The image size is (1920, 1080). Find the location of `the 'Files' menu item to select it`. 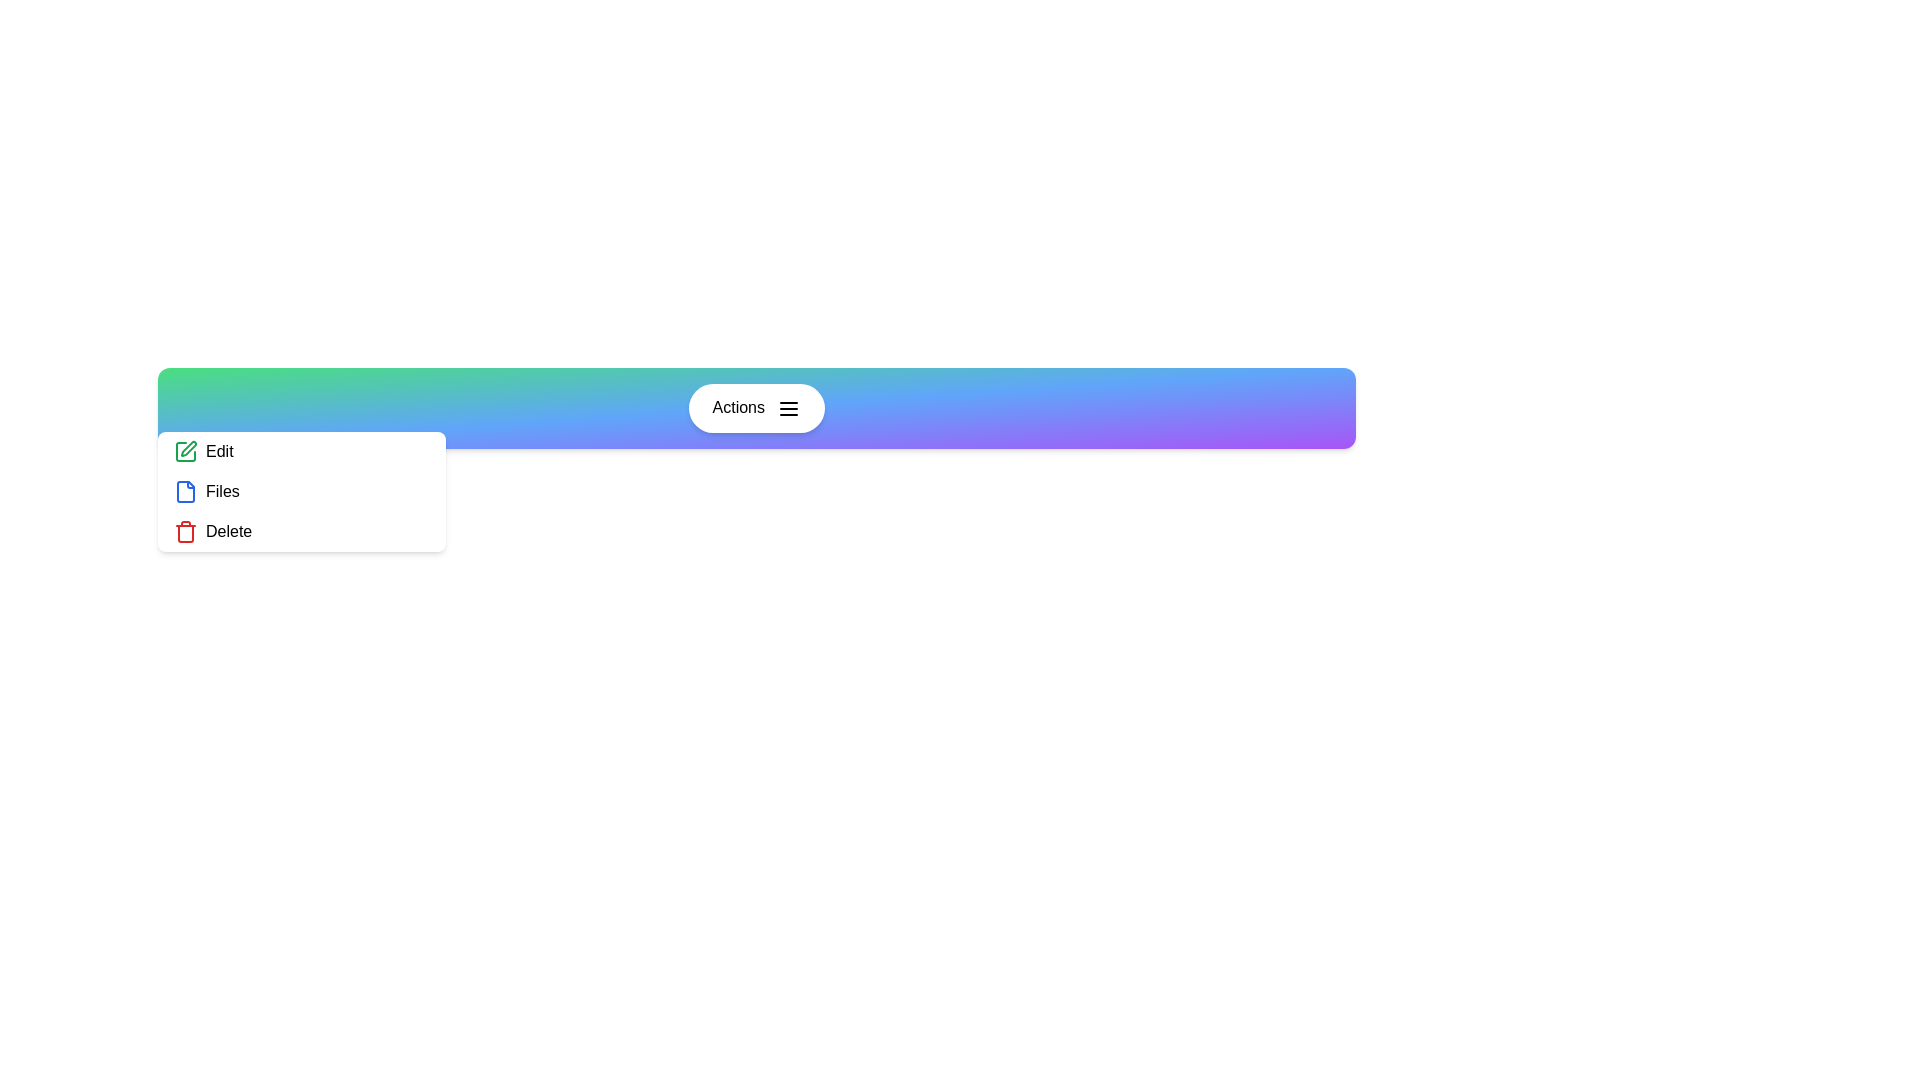

the 'Files' menu item to select it is located at coordinates (301, 492).